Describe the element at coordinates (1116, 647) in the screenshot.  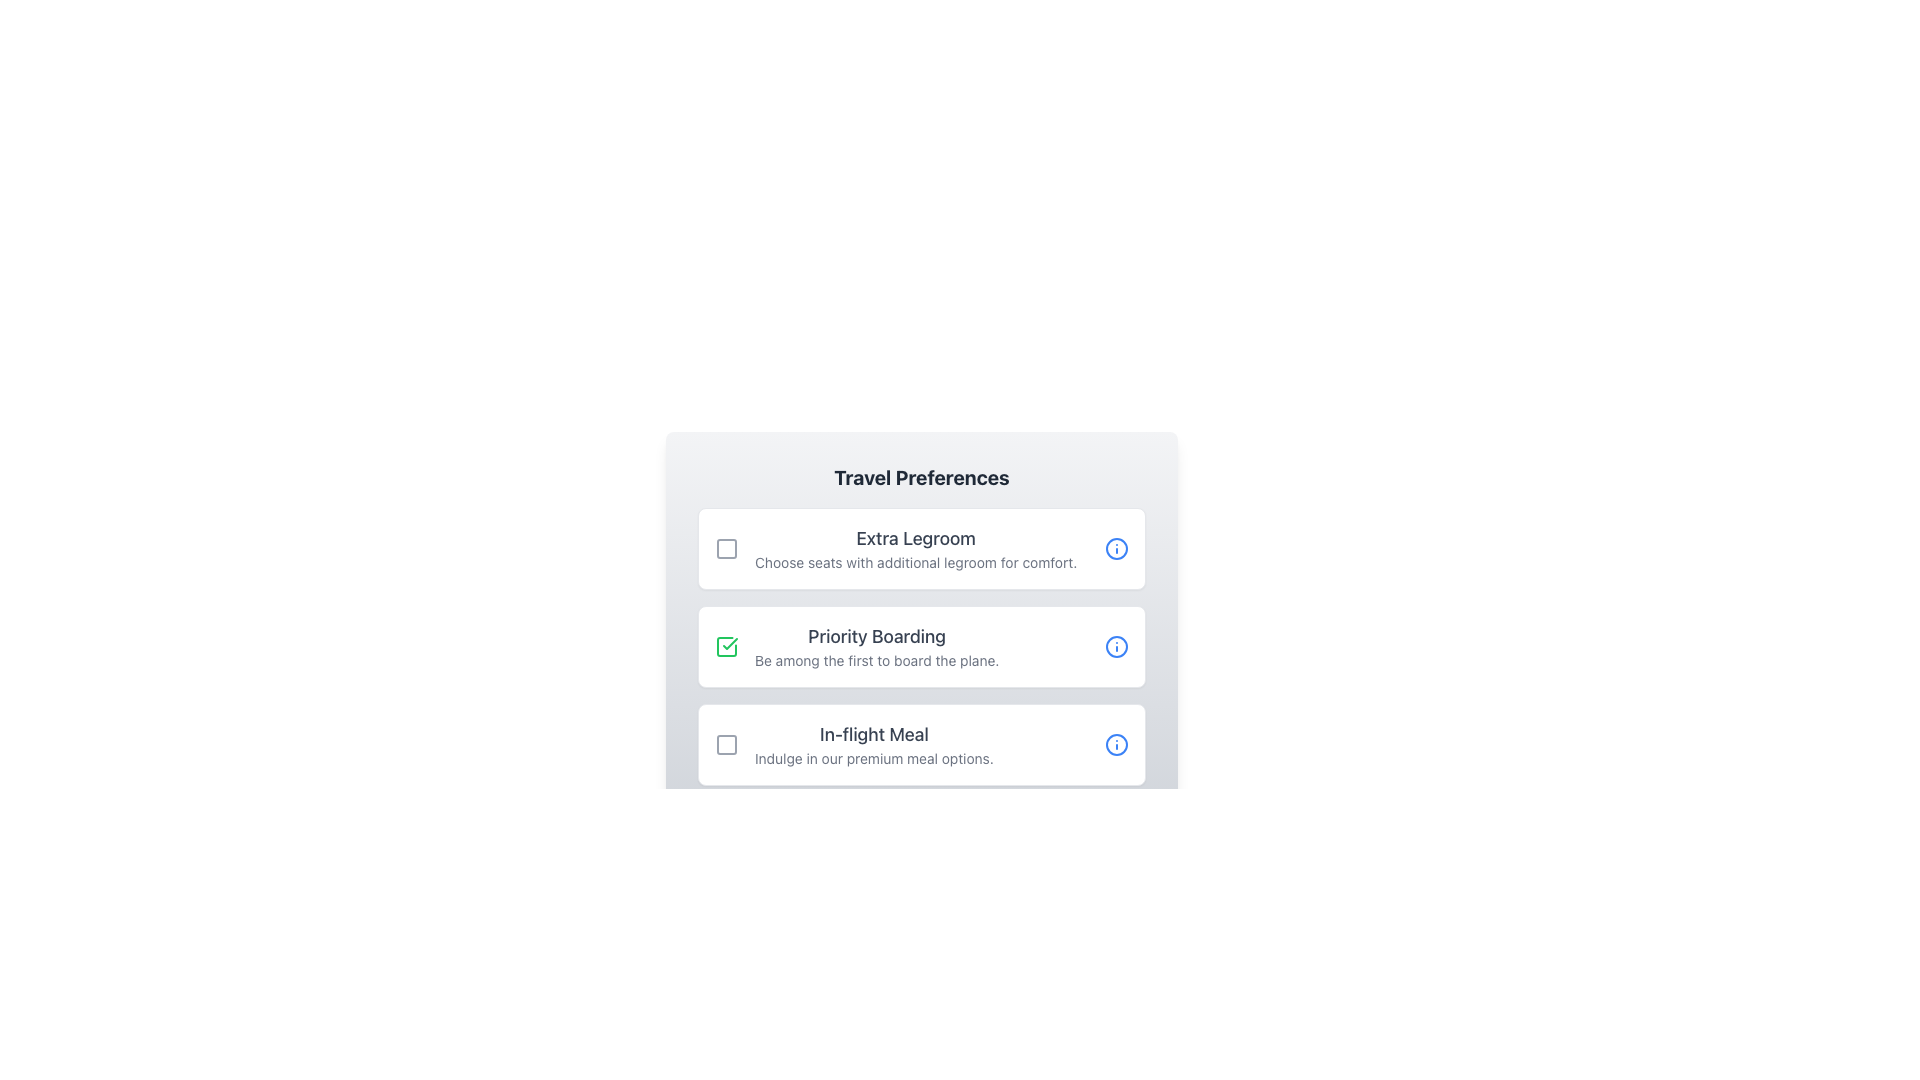
I see `the circular icon base with a blue outline and white interior, located to the right of the 'Priority Boarding' option in the 'Travel Preferences' section` at that location.